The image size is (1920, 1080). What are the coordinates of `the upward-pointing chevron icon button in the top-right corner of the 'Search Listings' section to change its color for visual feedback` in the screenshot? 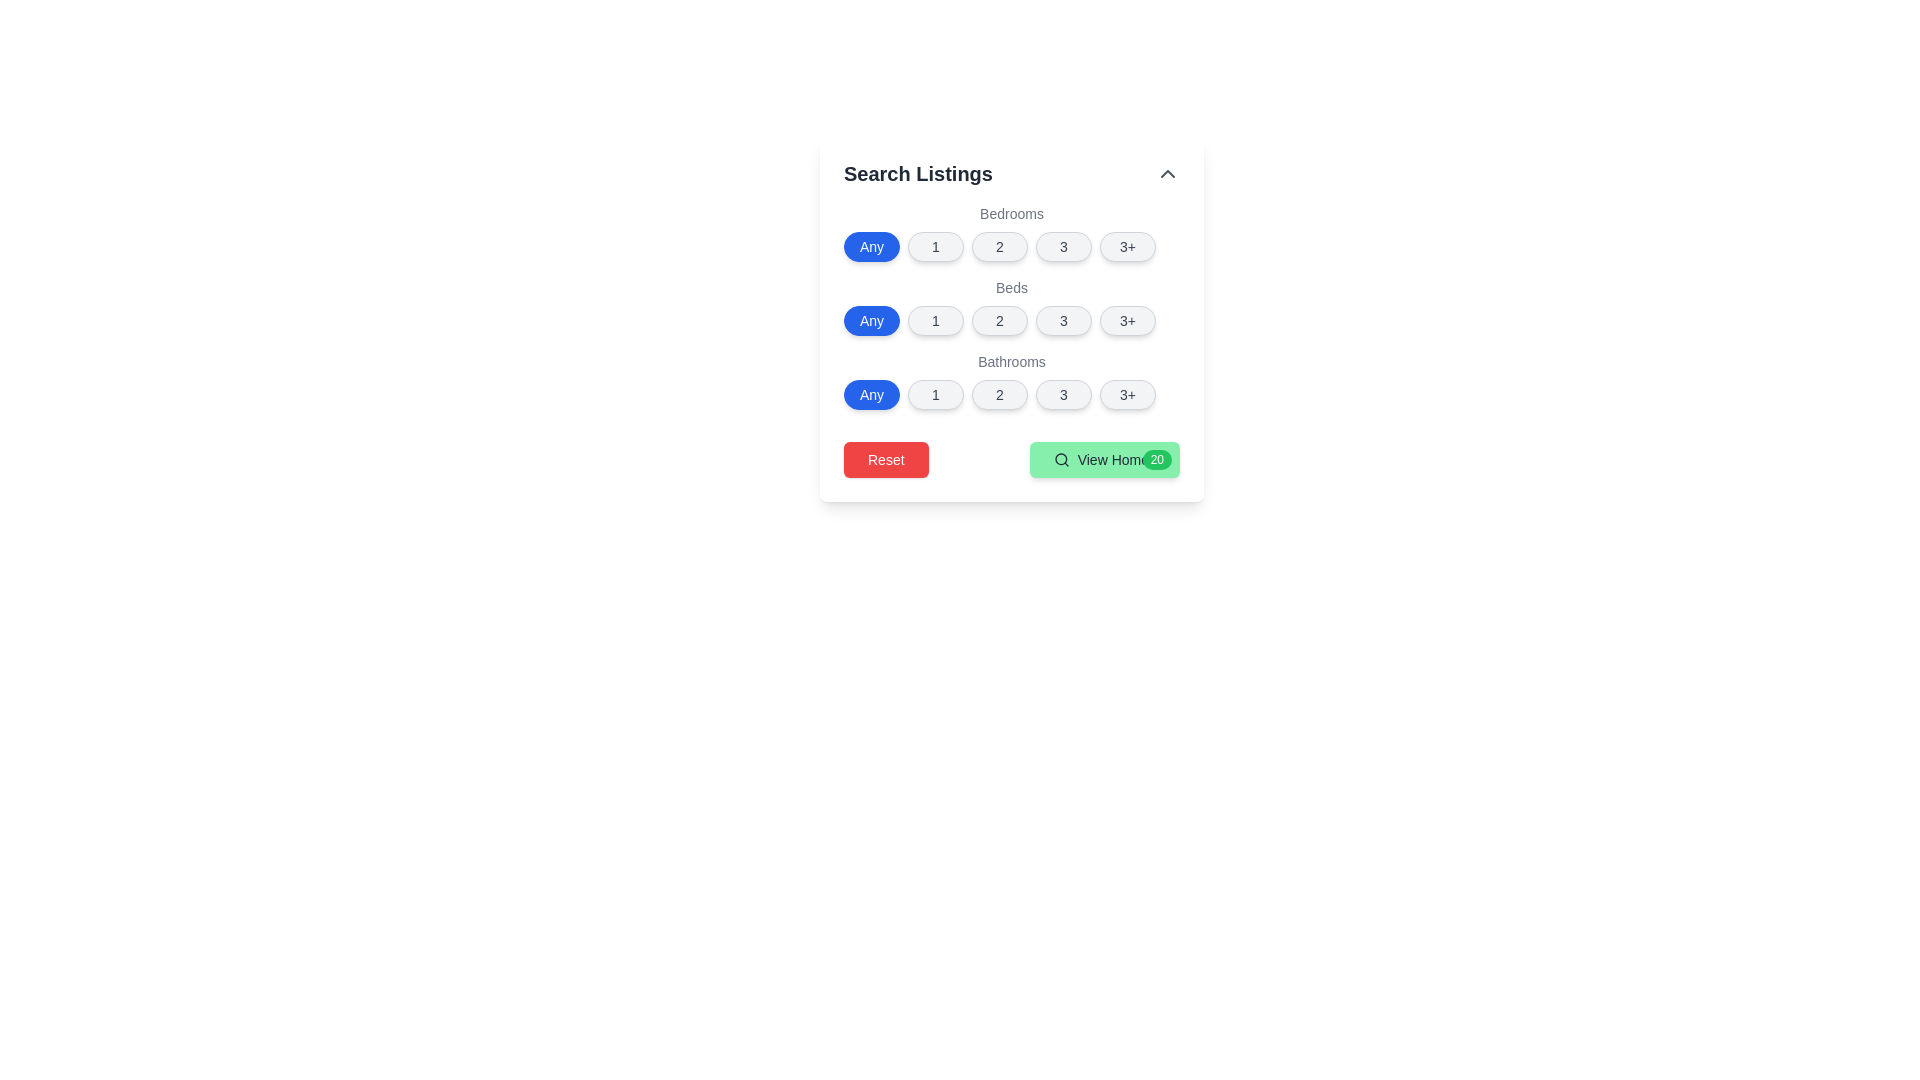 It's located at (1167, 172).